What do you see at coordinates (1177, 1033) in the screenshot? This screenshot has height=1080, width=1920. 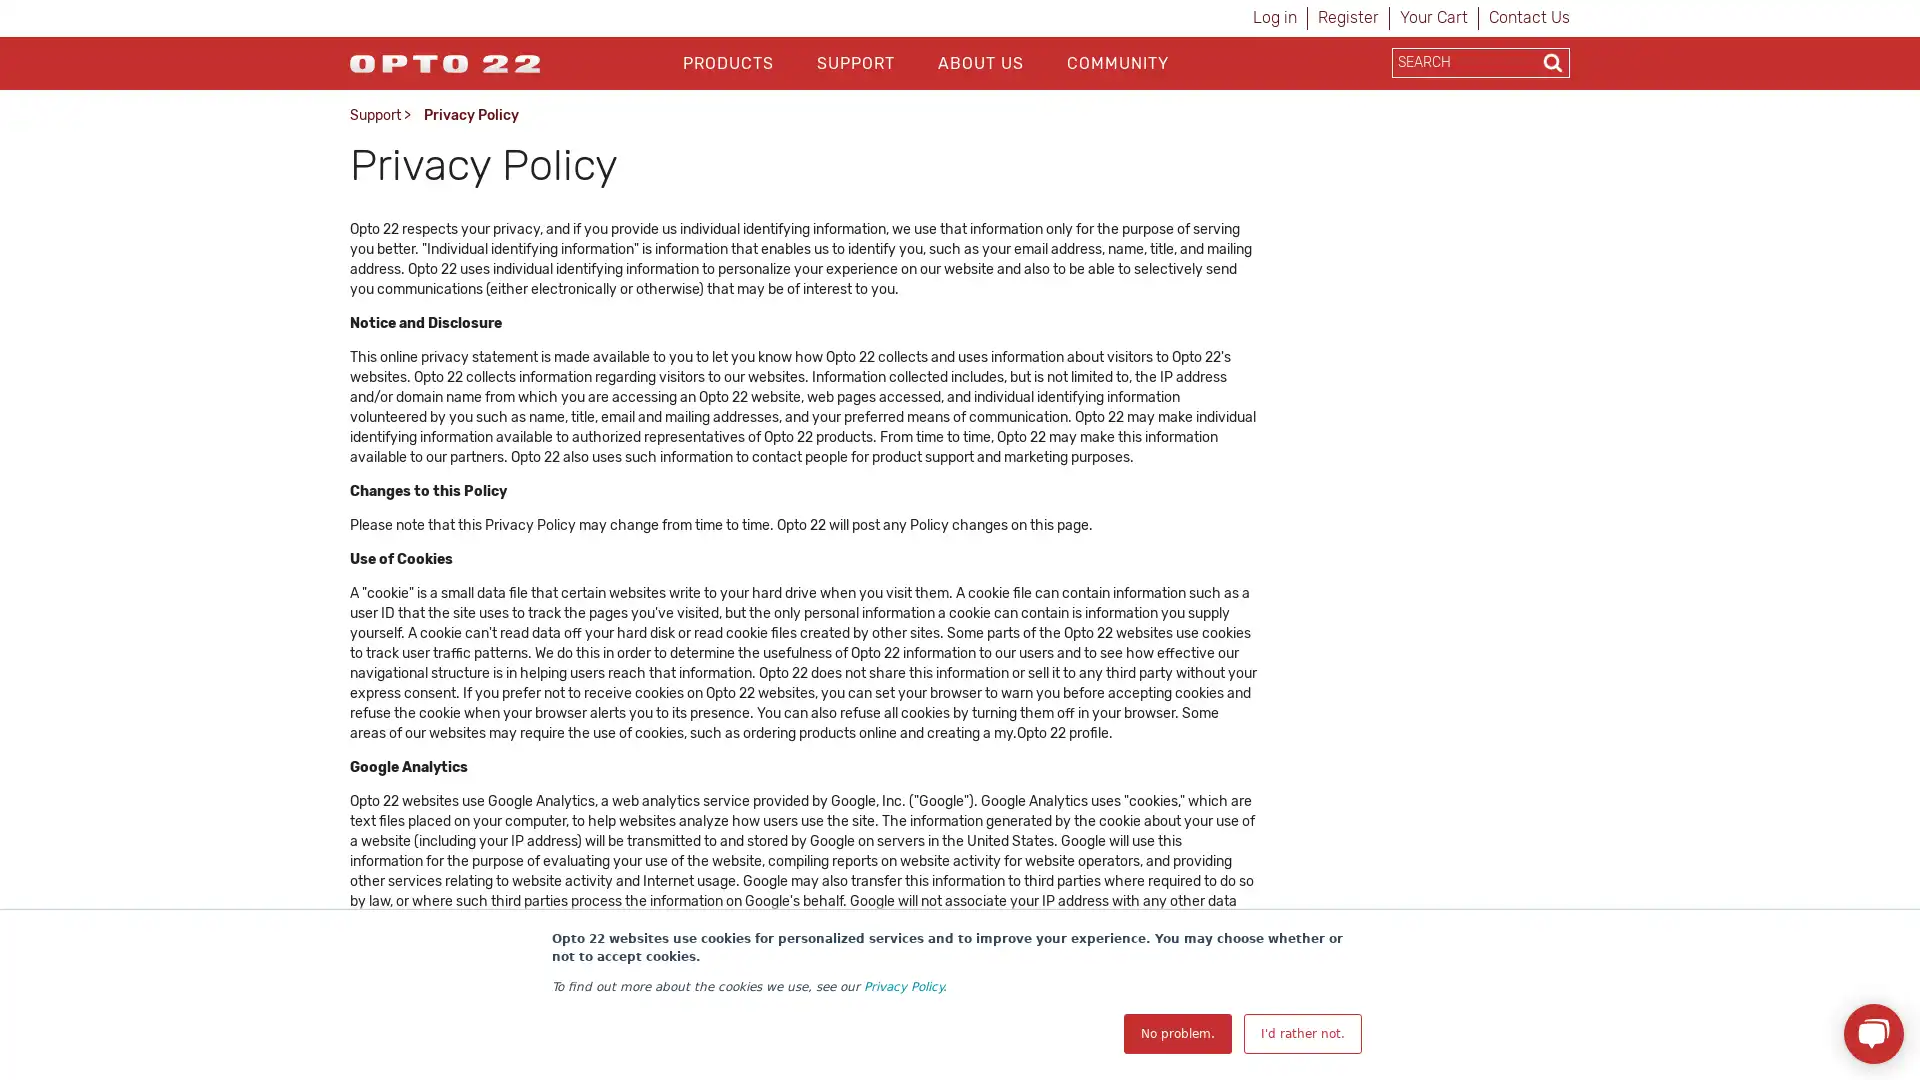 I see `No problem.` at bounding box center [1177, 1033].